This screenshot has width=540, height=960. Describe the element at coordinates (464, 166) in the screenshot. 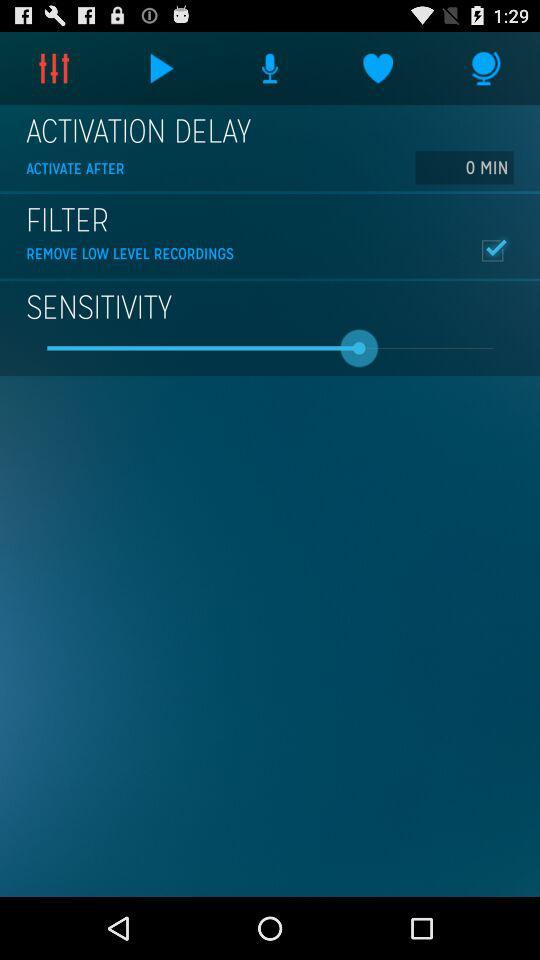

I see `icon to the right of activate after icon` at that location.